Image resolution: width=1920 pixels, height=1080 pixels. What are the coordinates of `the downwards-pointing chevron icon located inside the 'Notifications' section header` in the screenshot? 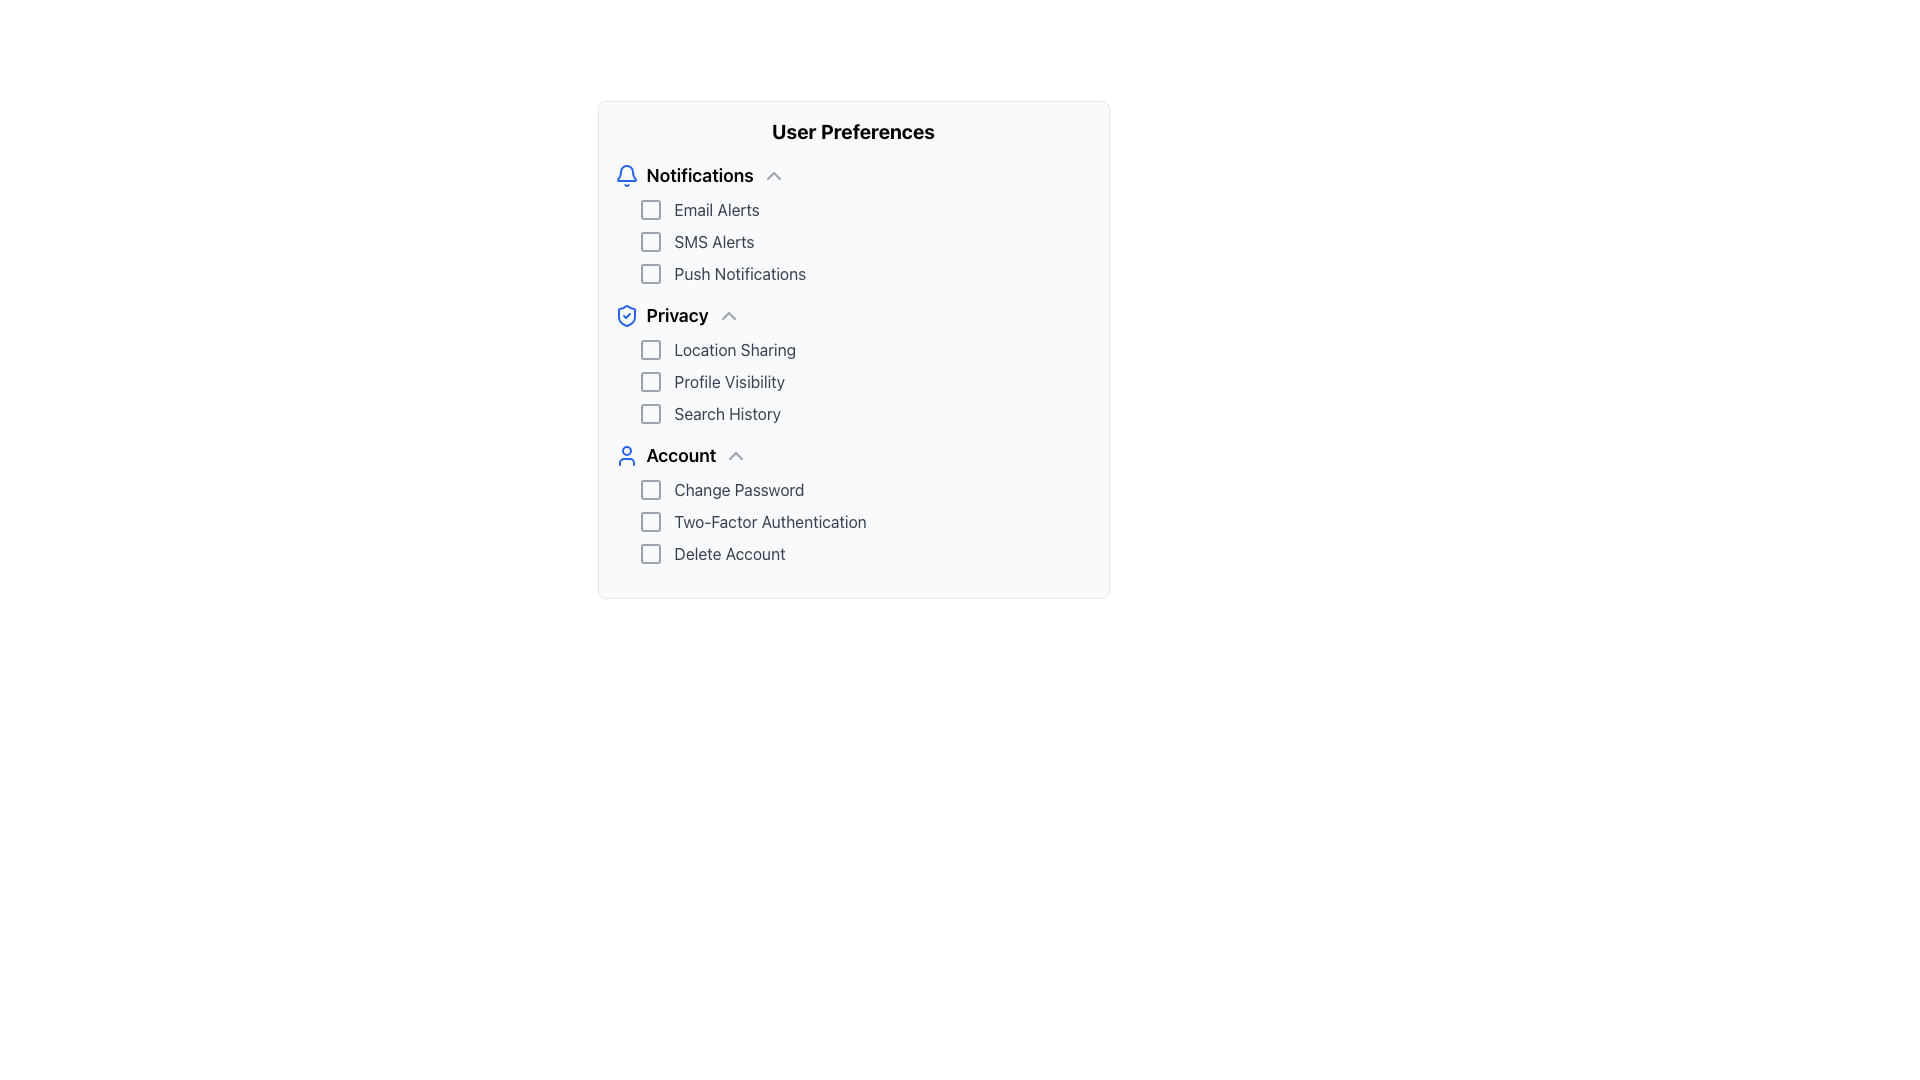 It's located at (772, 175).